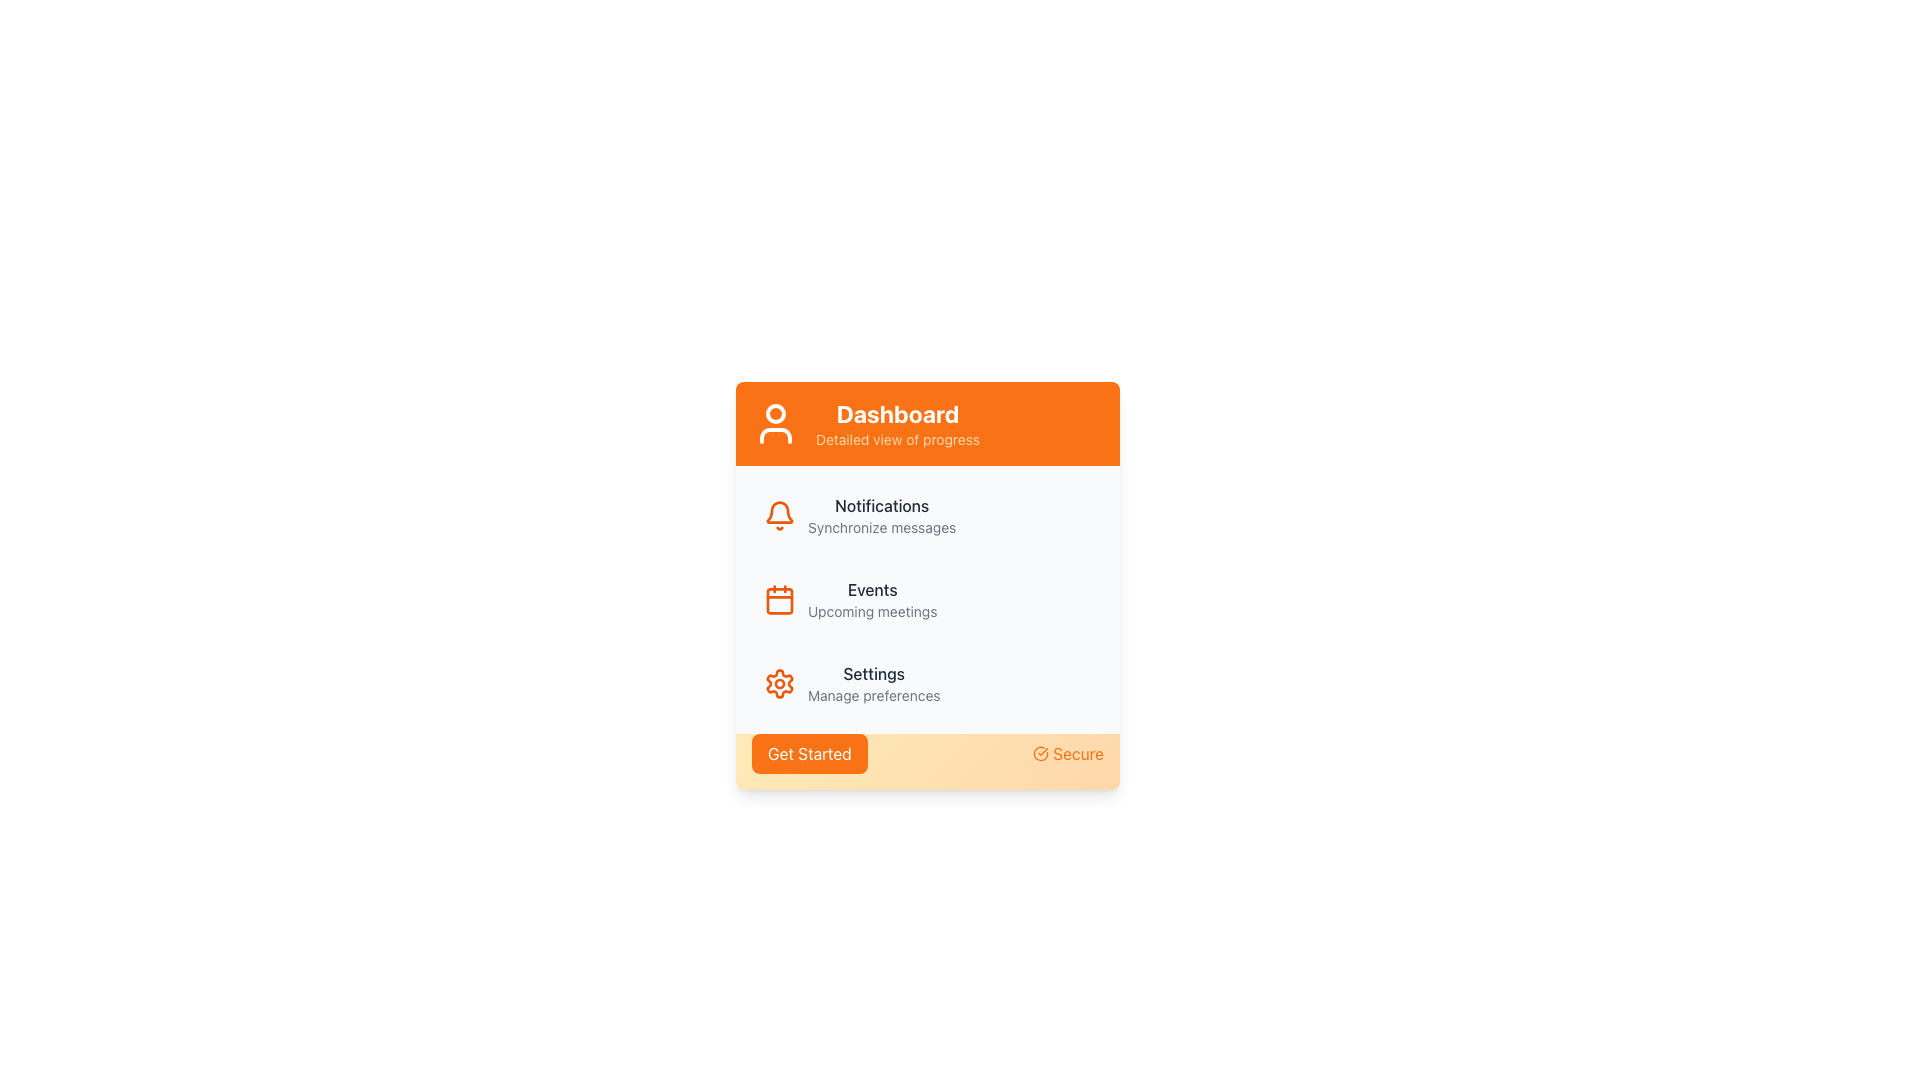 Image resolution: width=1920 pixels, height=1080 pixels. Describe the element at coordinates (778, 515) in the screenshot. I see `the Notifications icon, which is the first icon in a vertical list within a card, positioned to the left of the label 'Notifications'` at that location.